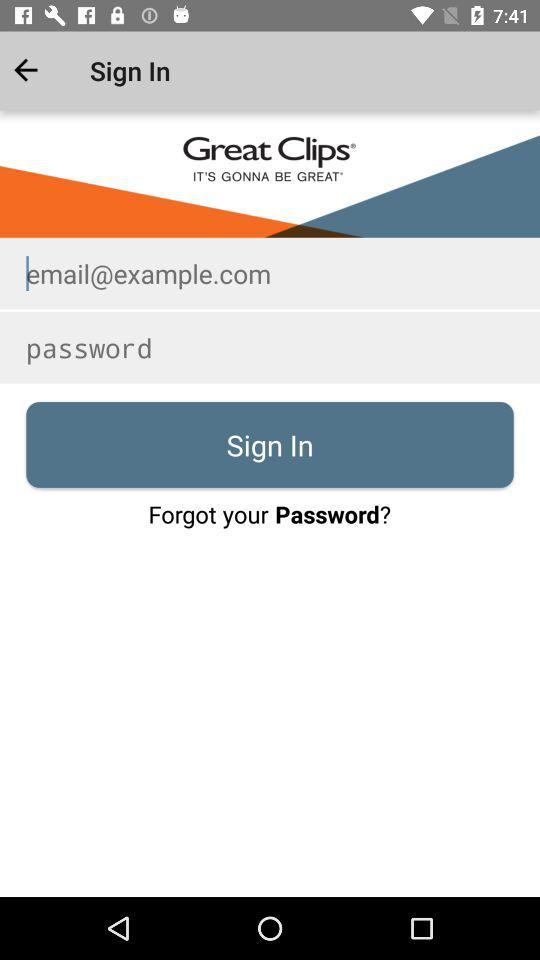 The image size is (540, 960). What do you see at coordinates (270, 347) in the screenshot?
I see `type in password to login` at bounding box center [270, 347].